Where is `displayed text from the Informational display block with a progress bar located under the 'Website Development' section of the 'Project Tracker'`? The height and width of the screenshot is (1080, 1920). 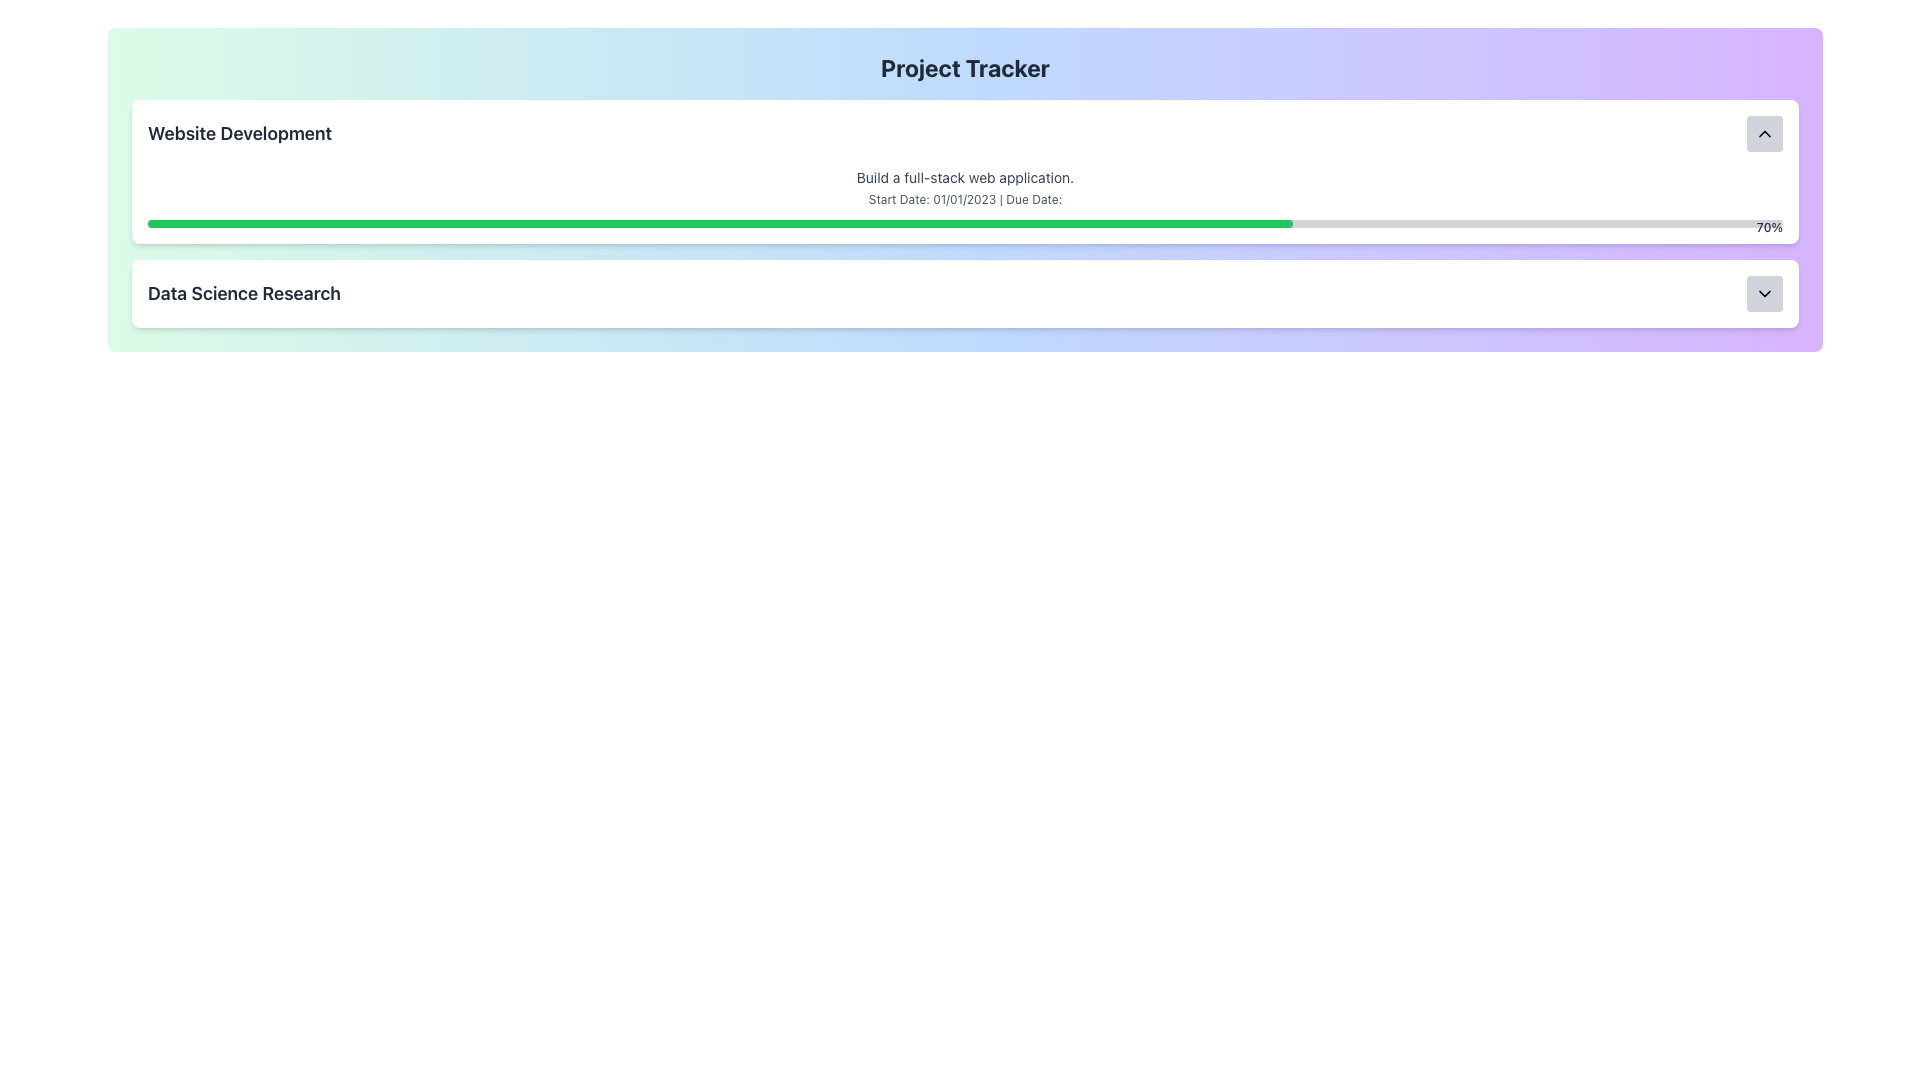
displayed text from the Informational display block with a progress bar located under the 'Website Development' section of the 'Project Tracker' is located at coordinates (965, 197).